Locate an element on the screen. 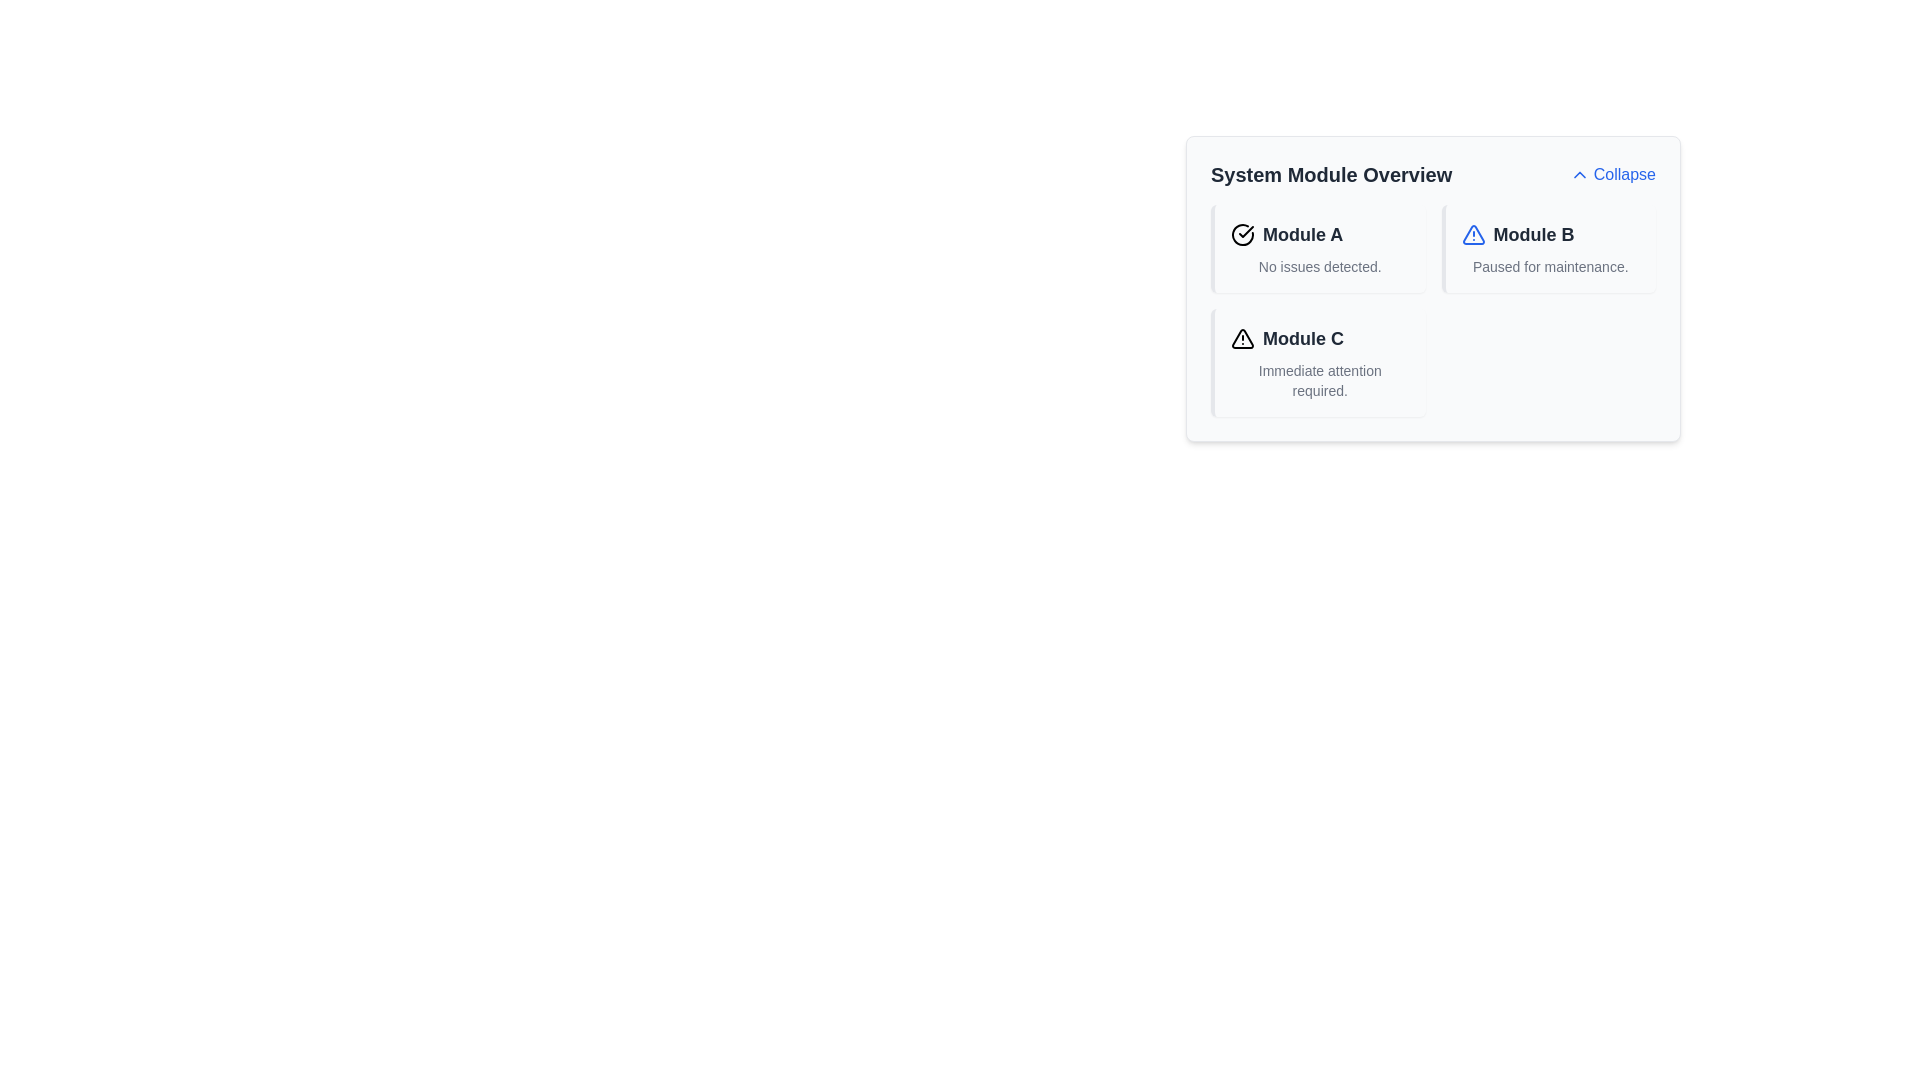 The width and height of the screenshot is (1920, 1080). the 'Collapse' interactive text button with the upward-pointing chevron icon located at the top-right of the 'System Module Overview' section header is located at coordinates (1612, 173).